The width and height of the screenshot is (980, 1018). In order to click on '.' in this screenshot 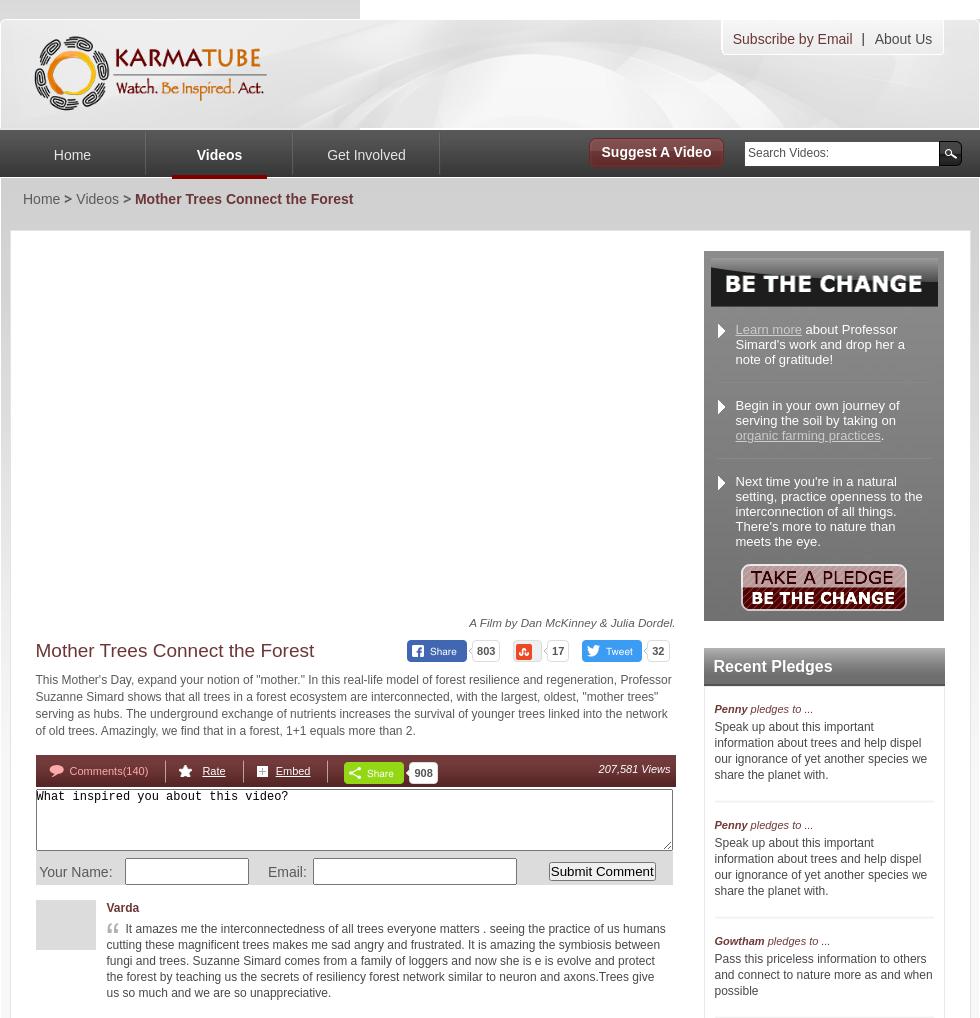, I will do `click(882, 434)`.